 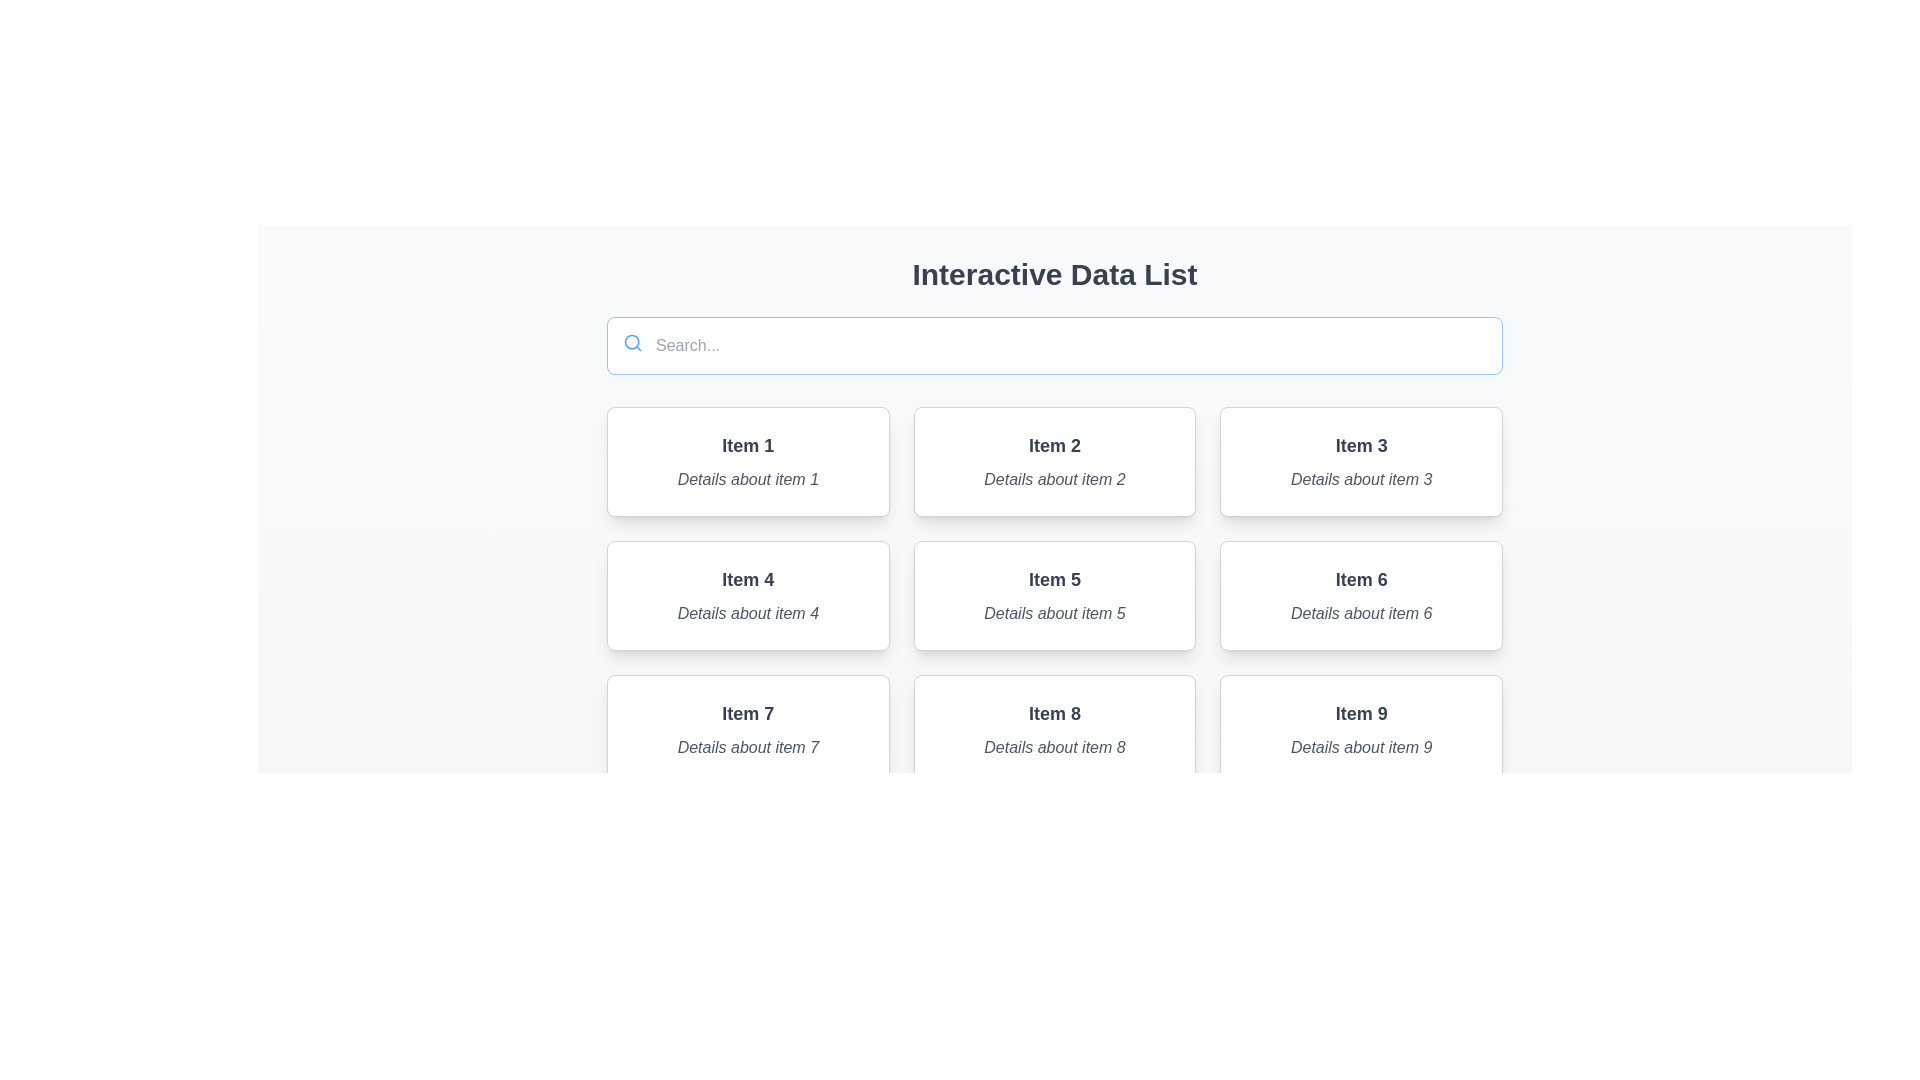 I want to click on the fourth card in the grid layout, so click(x=747, y=595).